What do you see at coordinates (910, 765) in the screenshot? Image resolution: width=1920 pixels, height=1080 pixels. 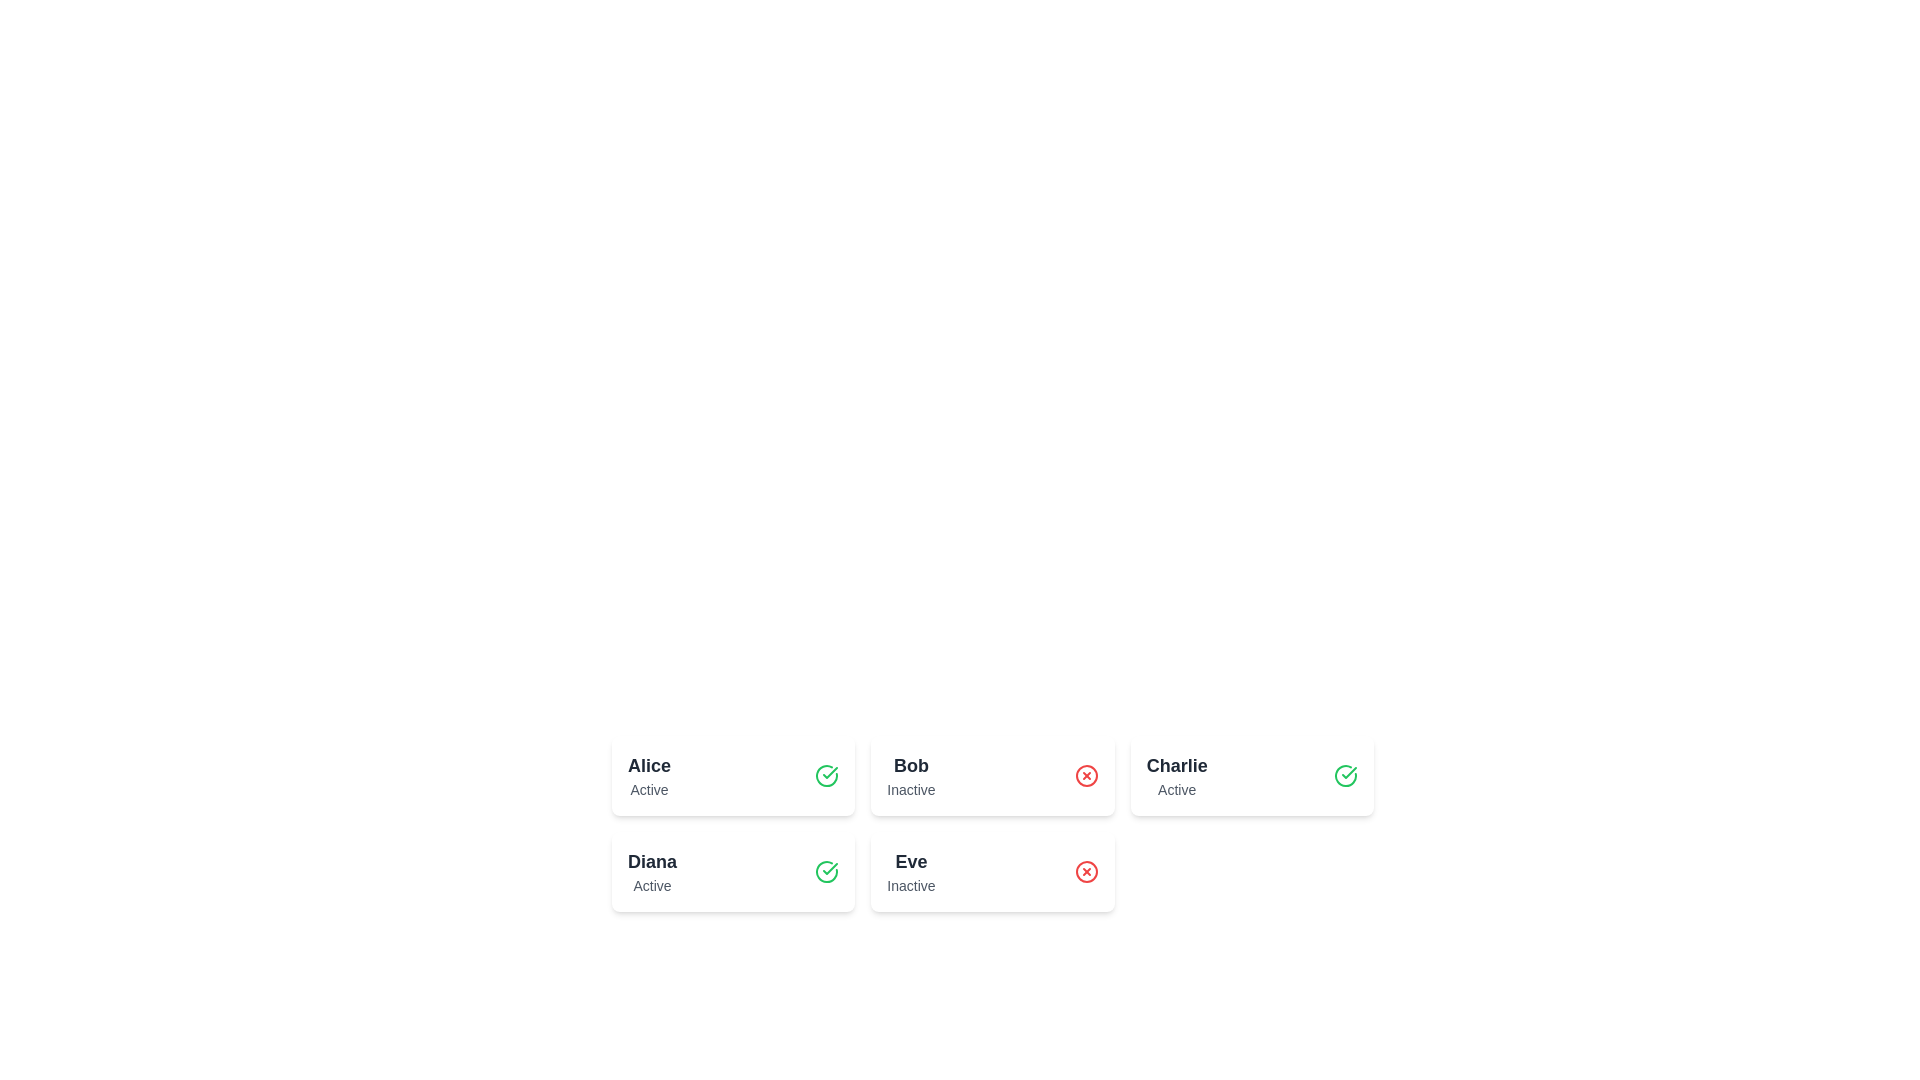 I see `the static text label 'Bob' which is styled with a bold font weight, located within a card-like interface under the name column` at bounding box center [910, 765].